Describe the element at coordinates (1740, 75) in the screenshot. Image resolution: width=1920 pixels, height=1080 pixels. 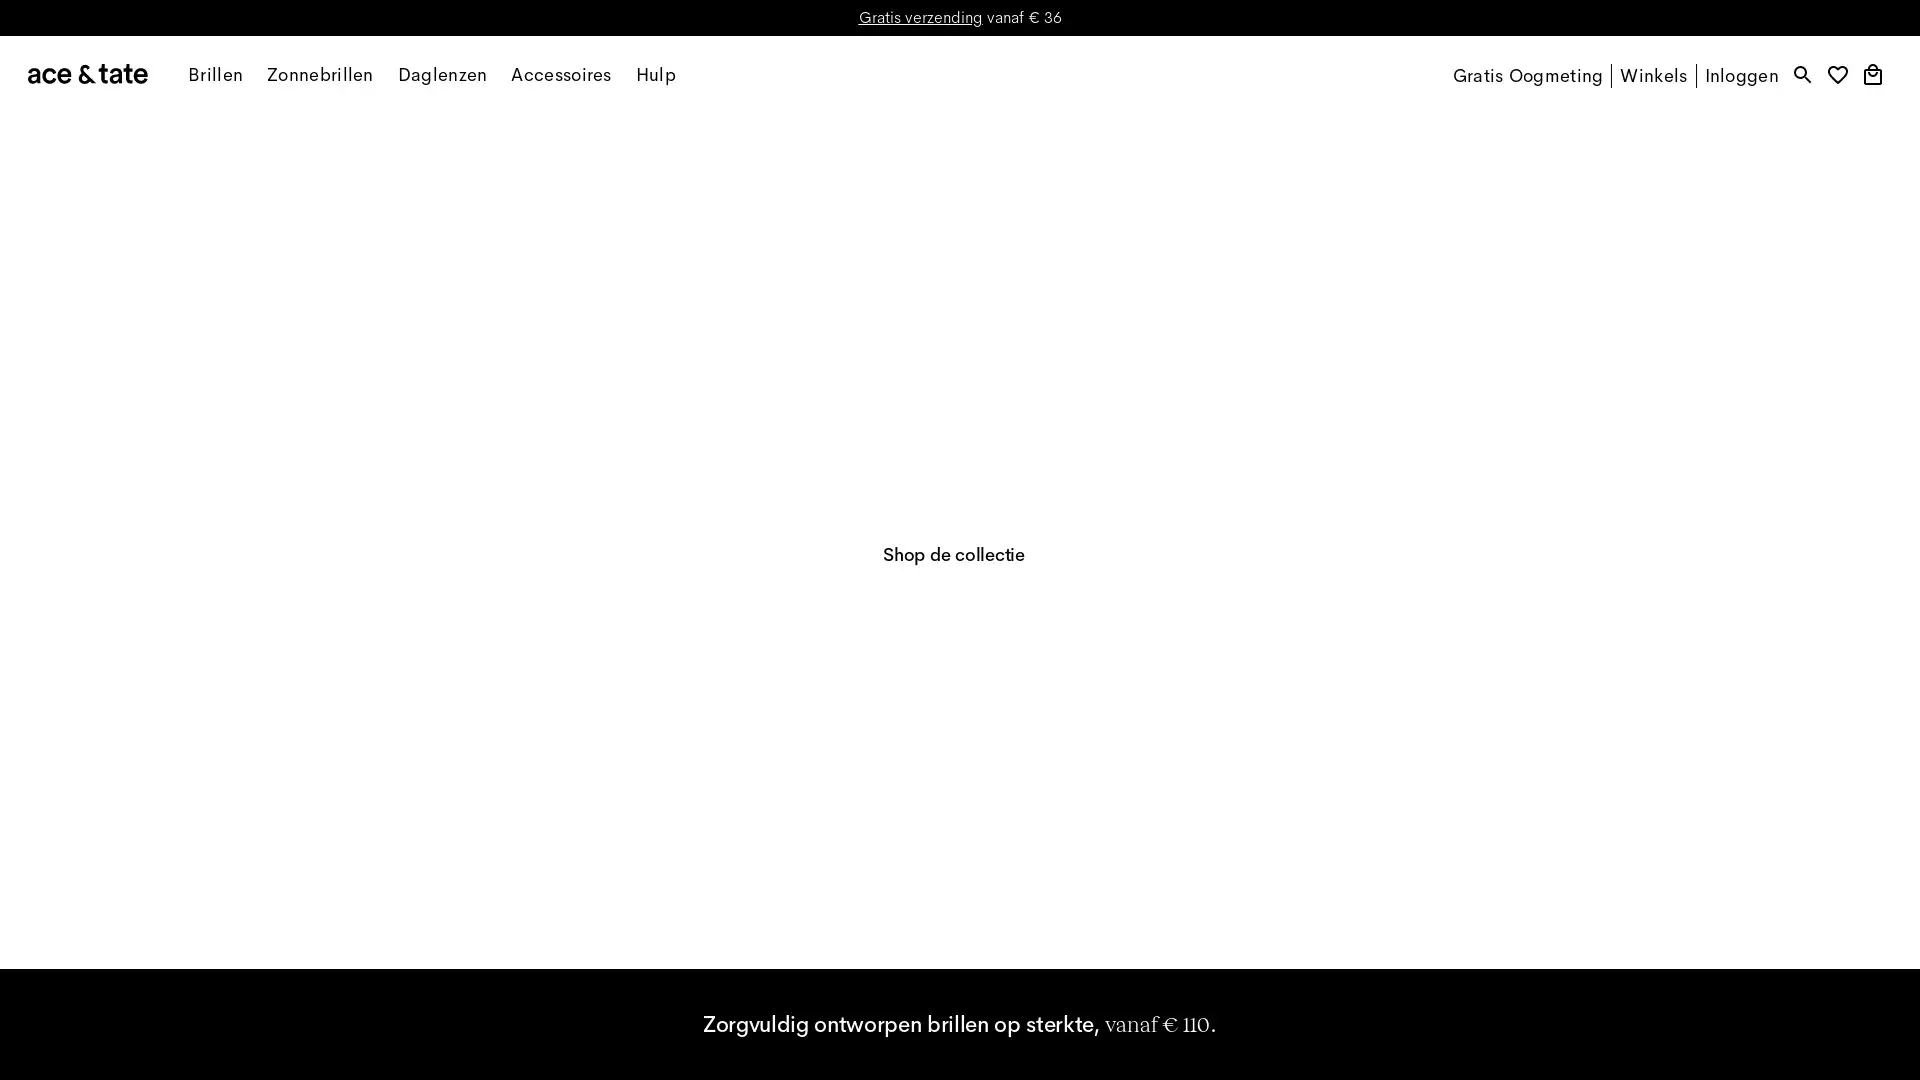
I see `Inloggen` at that location.